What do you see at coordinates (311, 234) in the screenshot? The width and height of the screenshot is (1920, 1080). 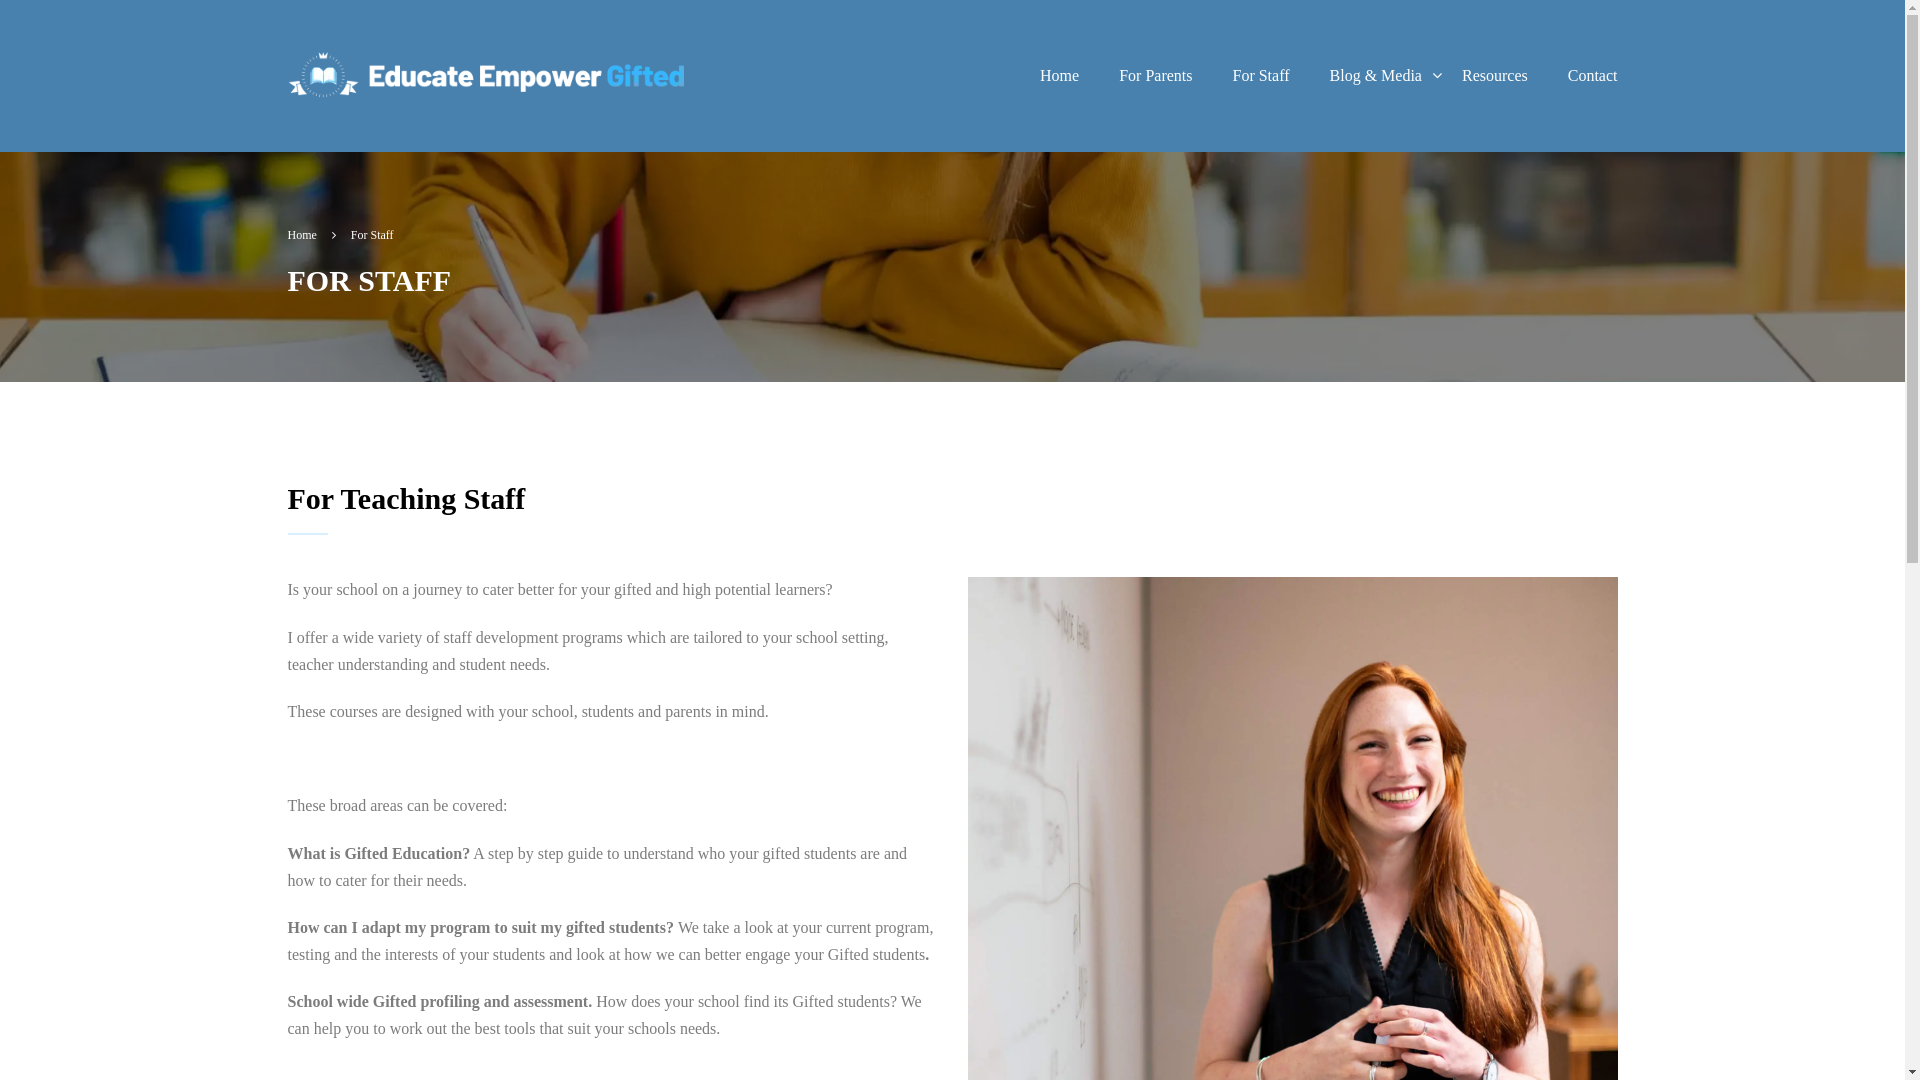 I see `'Home'` at bounding box center [311, 234].